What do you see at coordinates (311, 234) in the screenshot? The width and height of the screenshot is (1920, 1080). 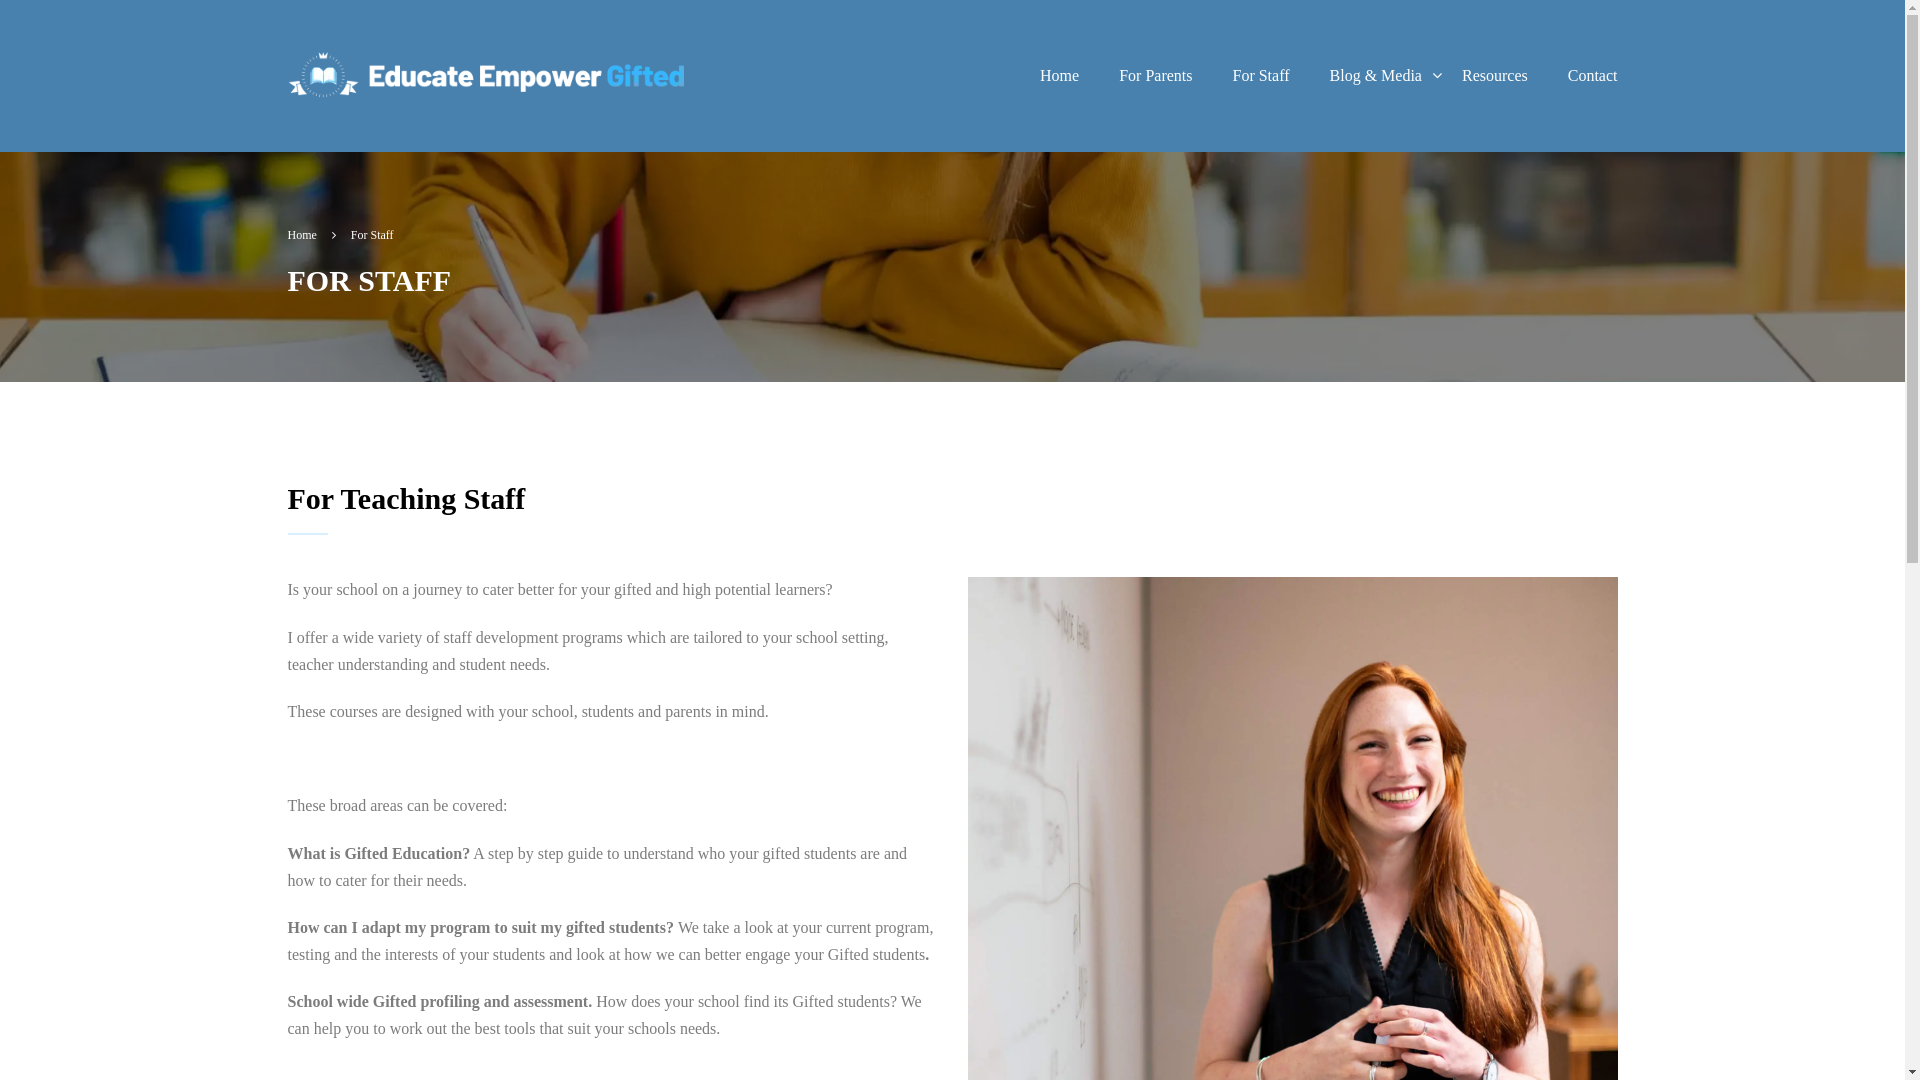 I see `'Home'` at bounding box center [311, 234].